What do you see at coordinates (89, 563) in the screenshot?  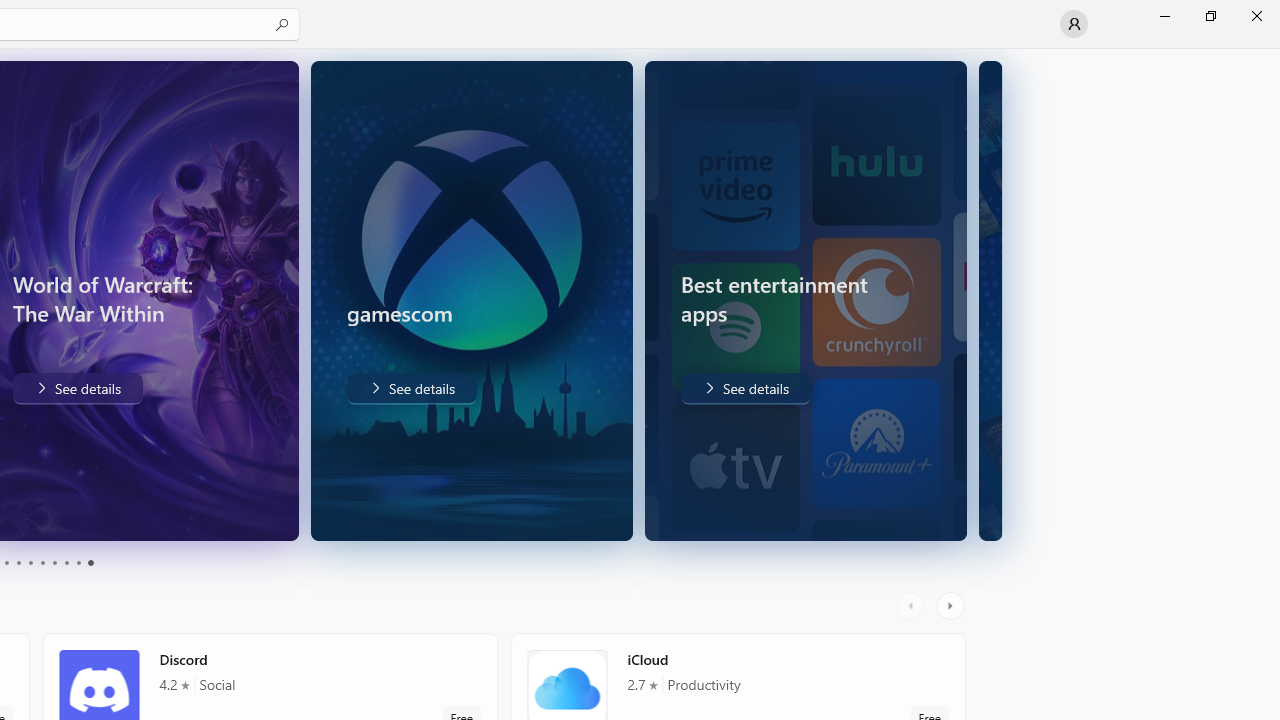 I see `'Page 10'` at bounding box center [89, 563].